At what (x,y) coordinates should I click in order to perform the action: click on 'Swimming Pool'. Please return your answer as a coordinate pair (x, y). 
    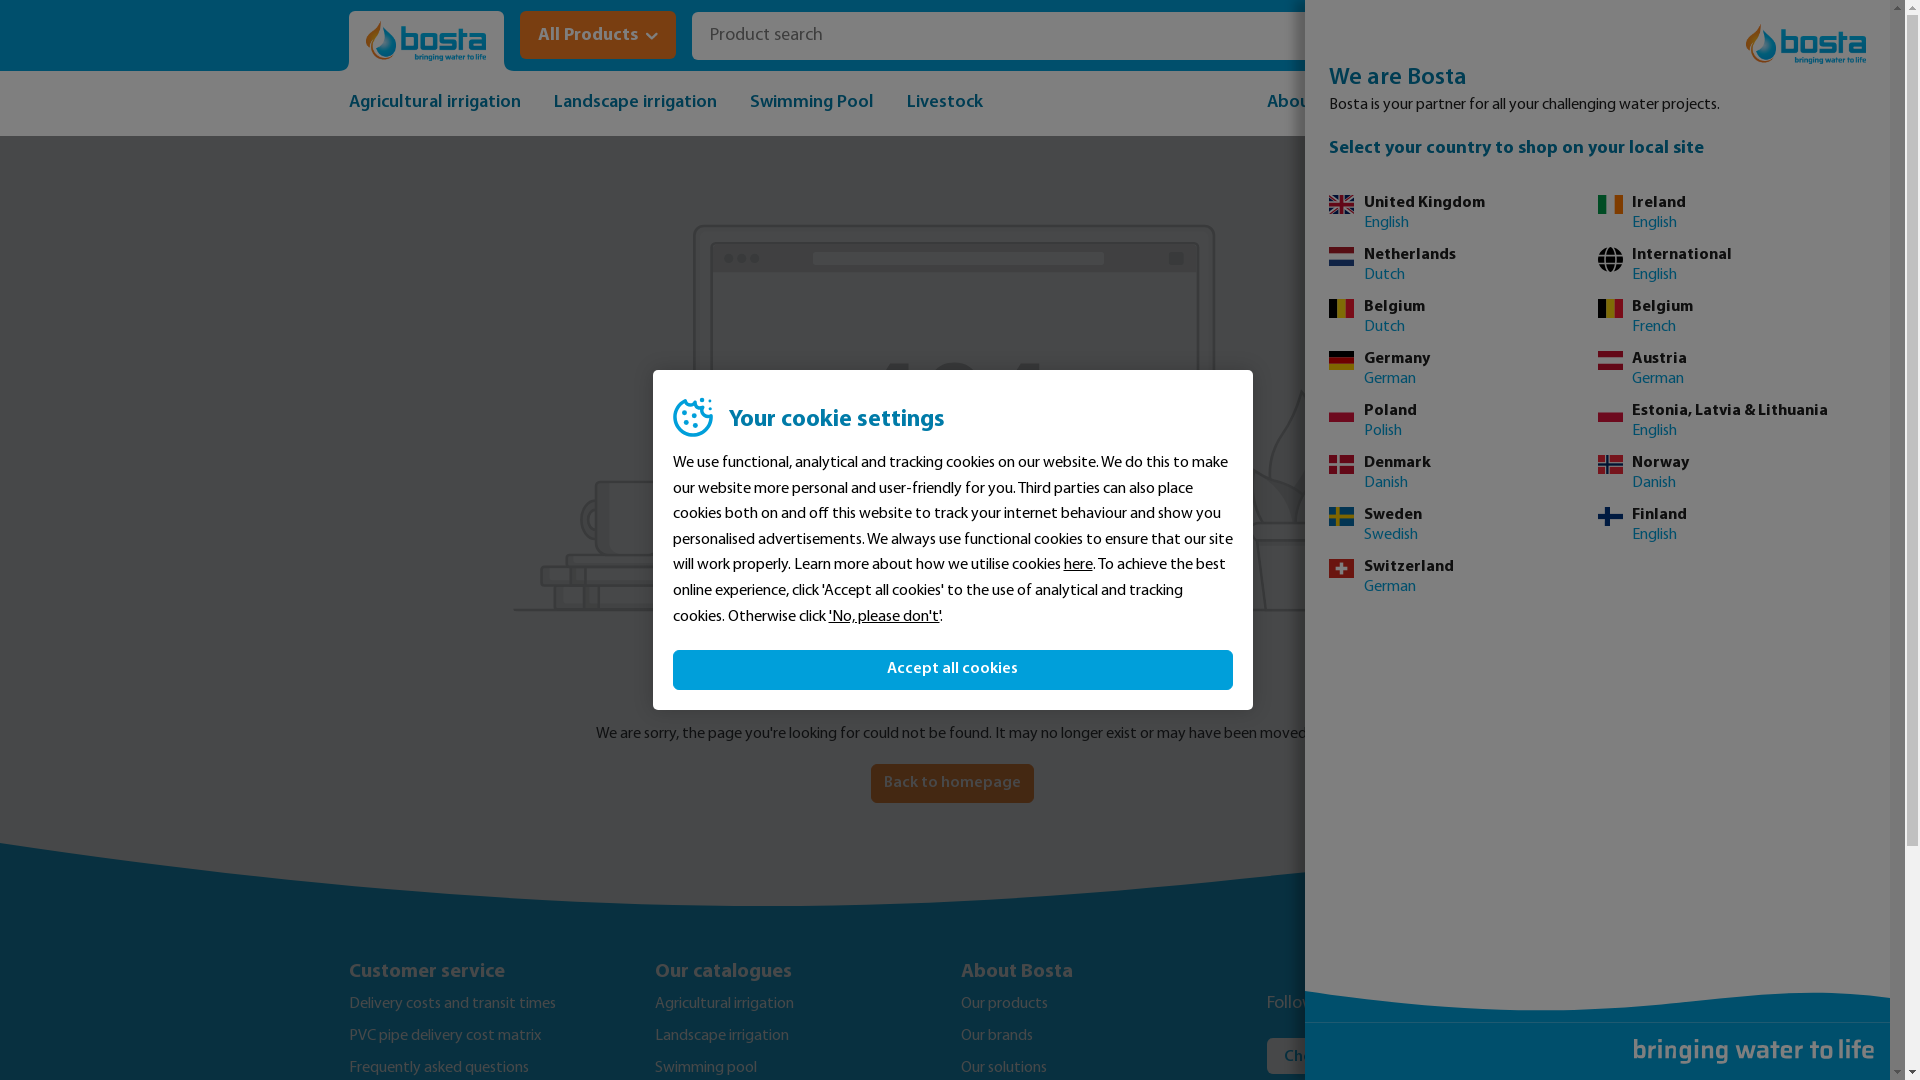
    Looking at the image, I should click on (811, 103).